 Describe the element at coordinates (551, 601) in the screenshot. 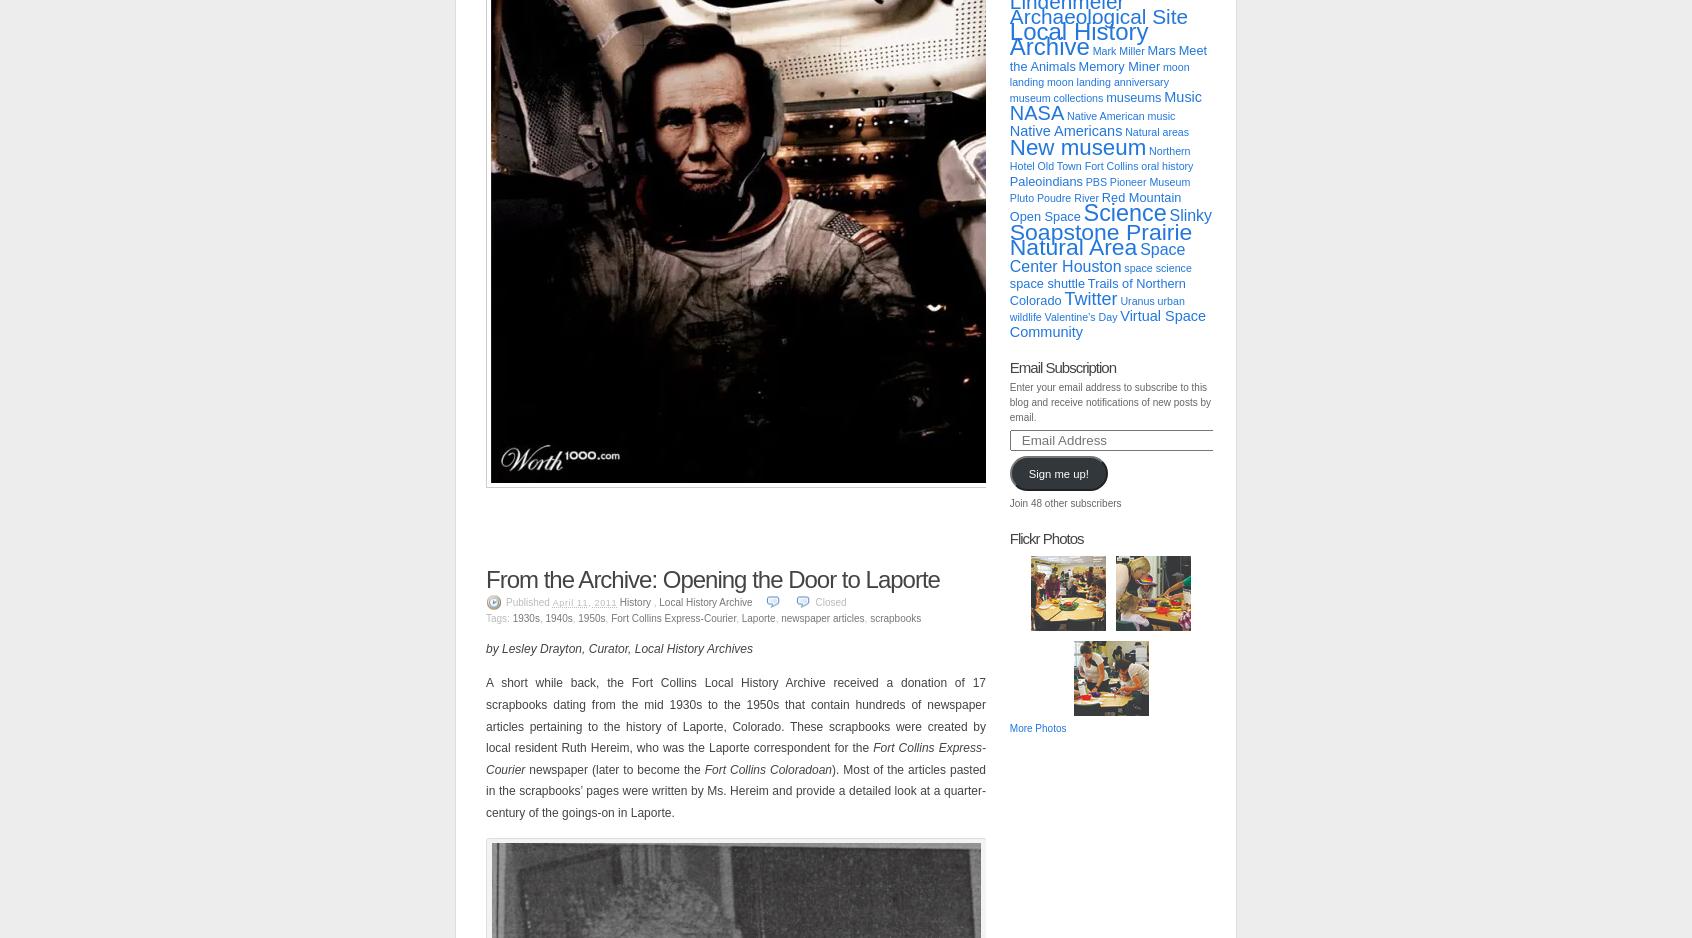

I see `'April 11, 2011'` at that location.